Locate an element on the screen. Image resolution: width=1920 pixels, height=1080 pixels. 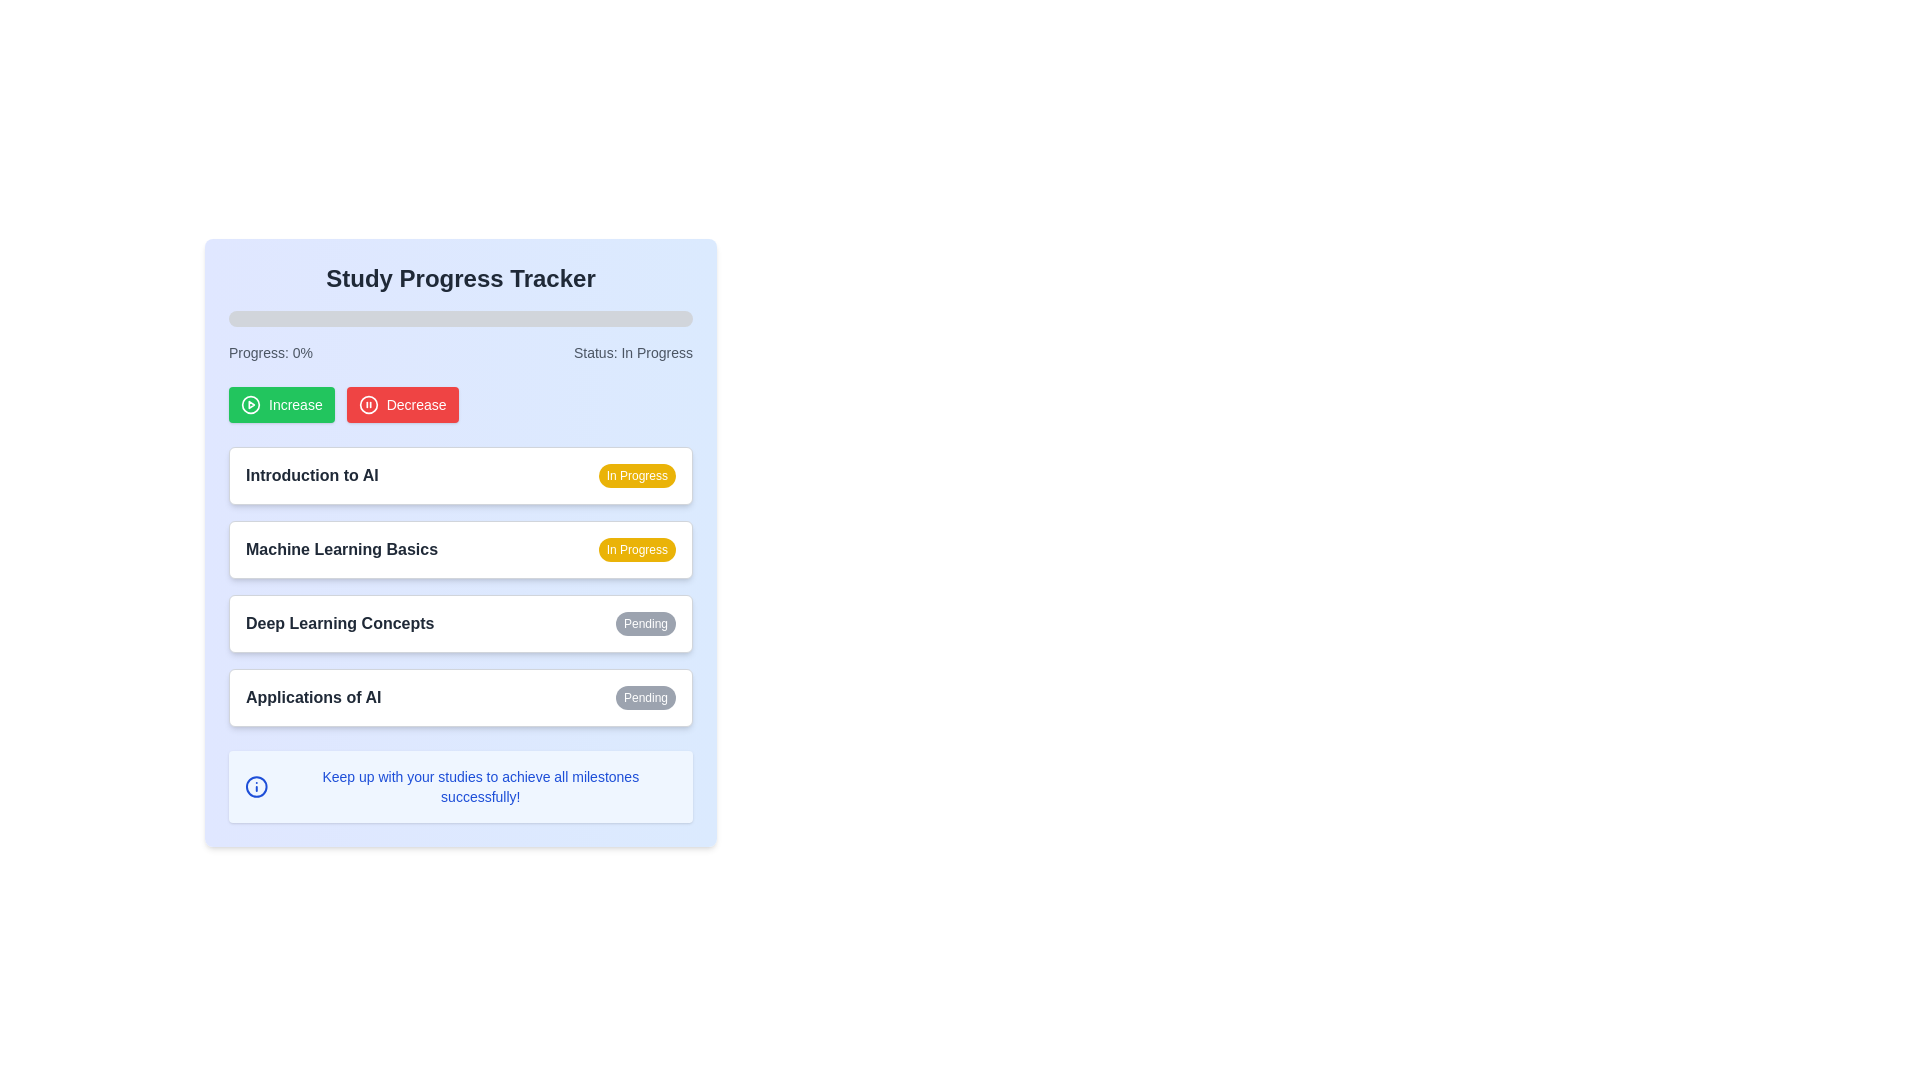
the yellow-colored Status label that displays 'In Progress', which is located at the right end of the 'Introduction to AI' row in the study tracker is located at coordinates (636, 475).